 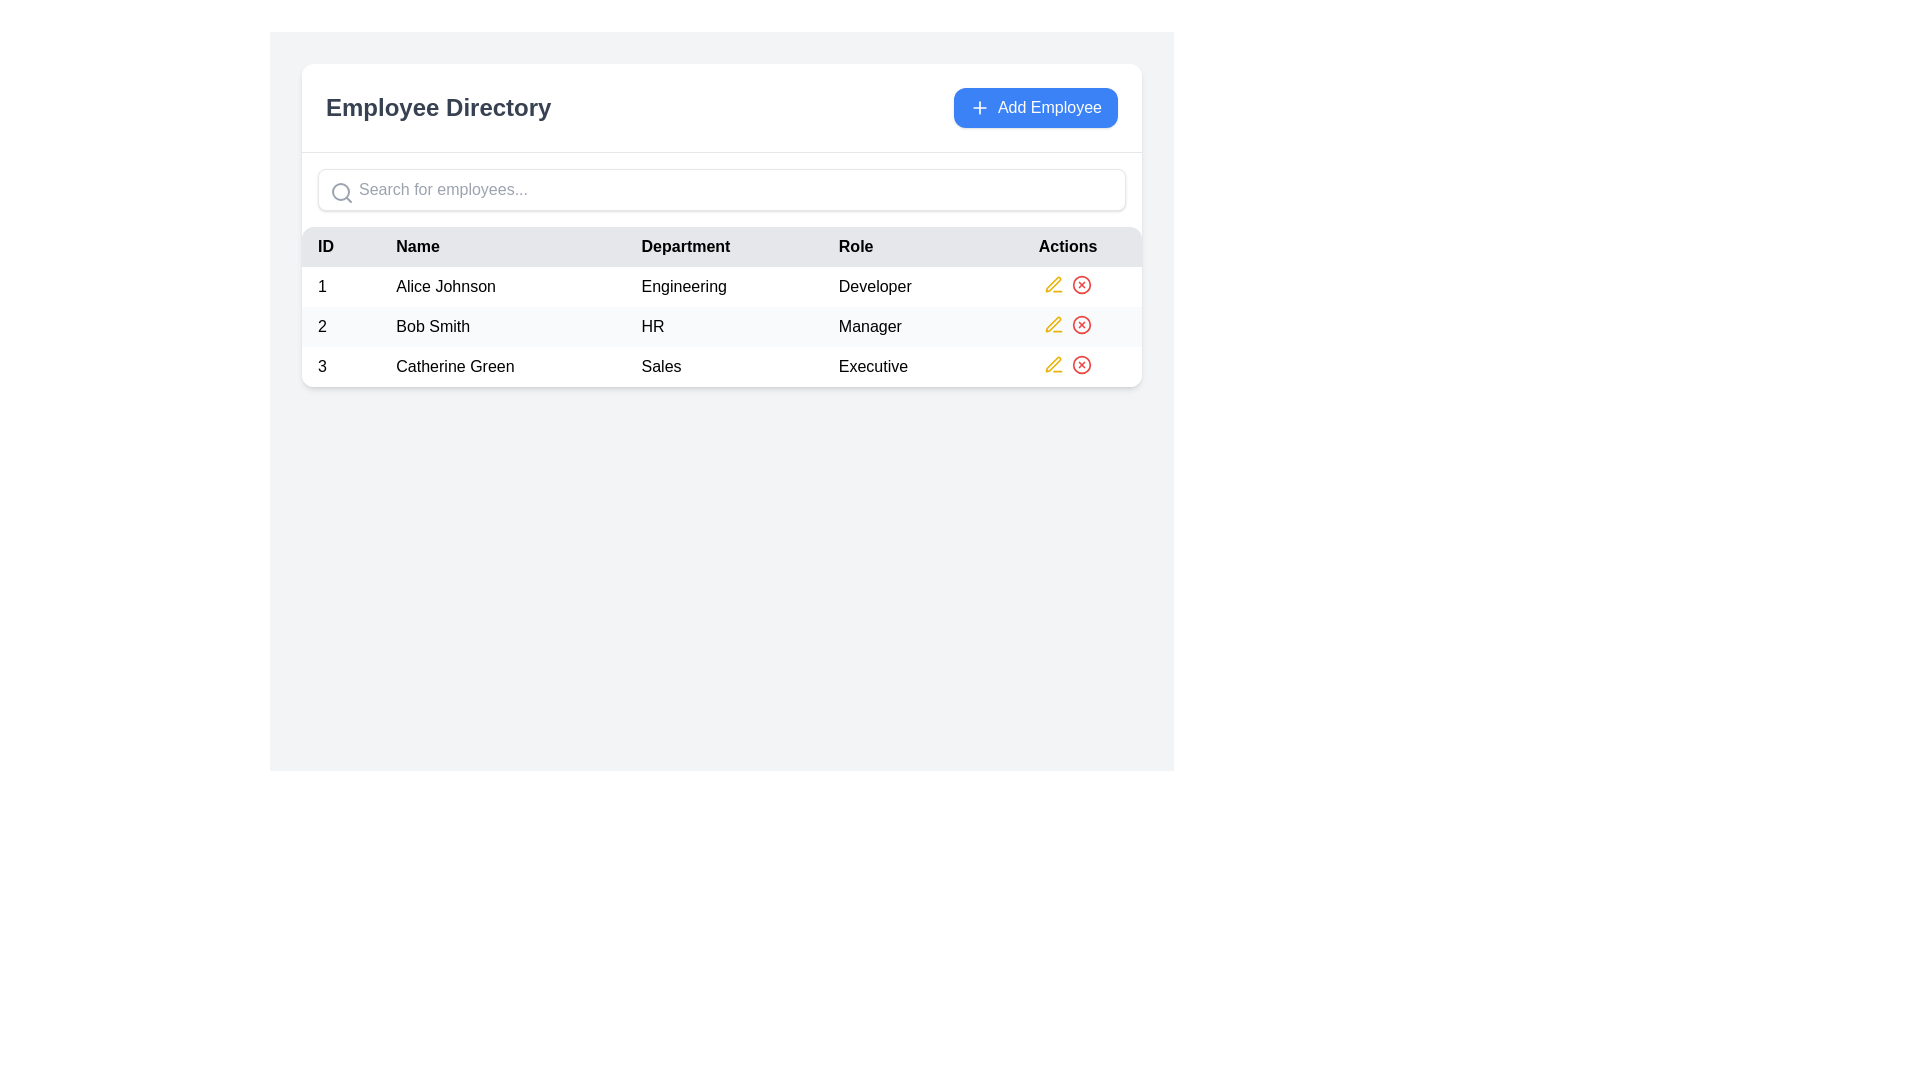 What do you see at coordinates (1067, 323) in the screenshot?
I see `the red cross icon in the action icons cluster located in the second row of the table under the 'Actions' column` at bounding box center [1067, 323].